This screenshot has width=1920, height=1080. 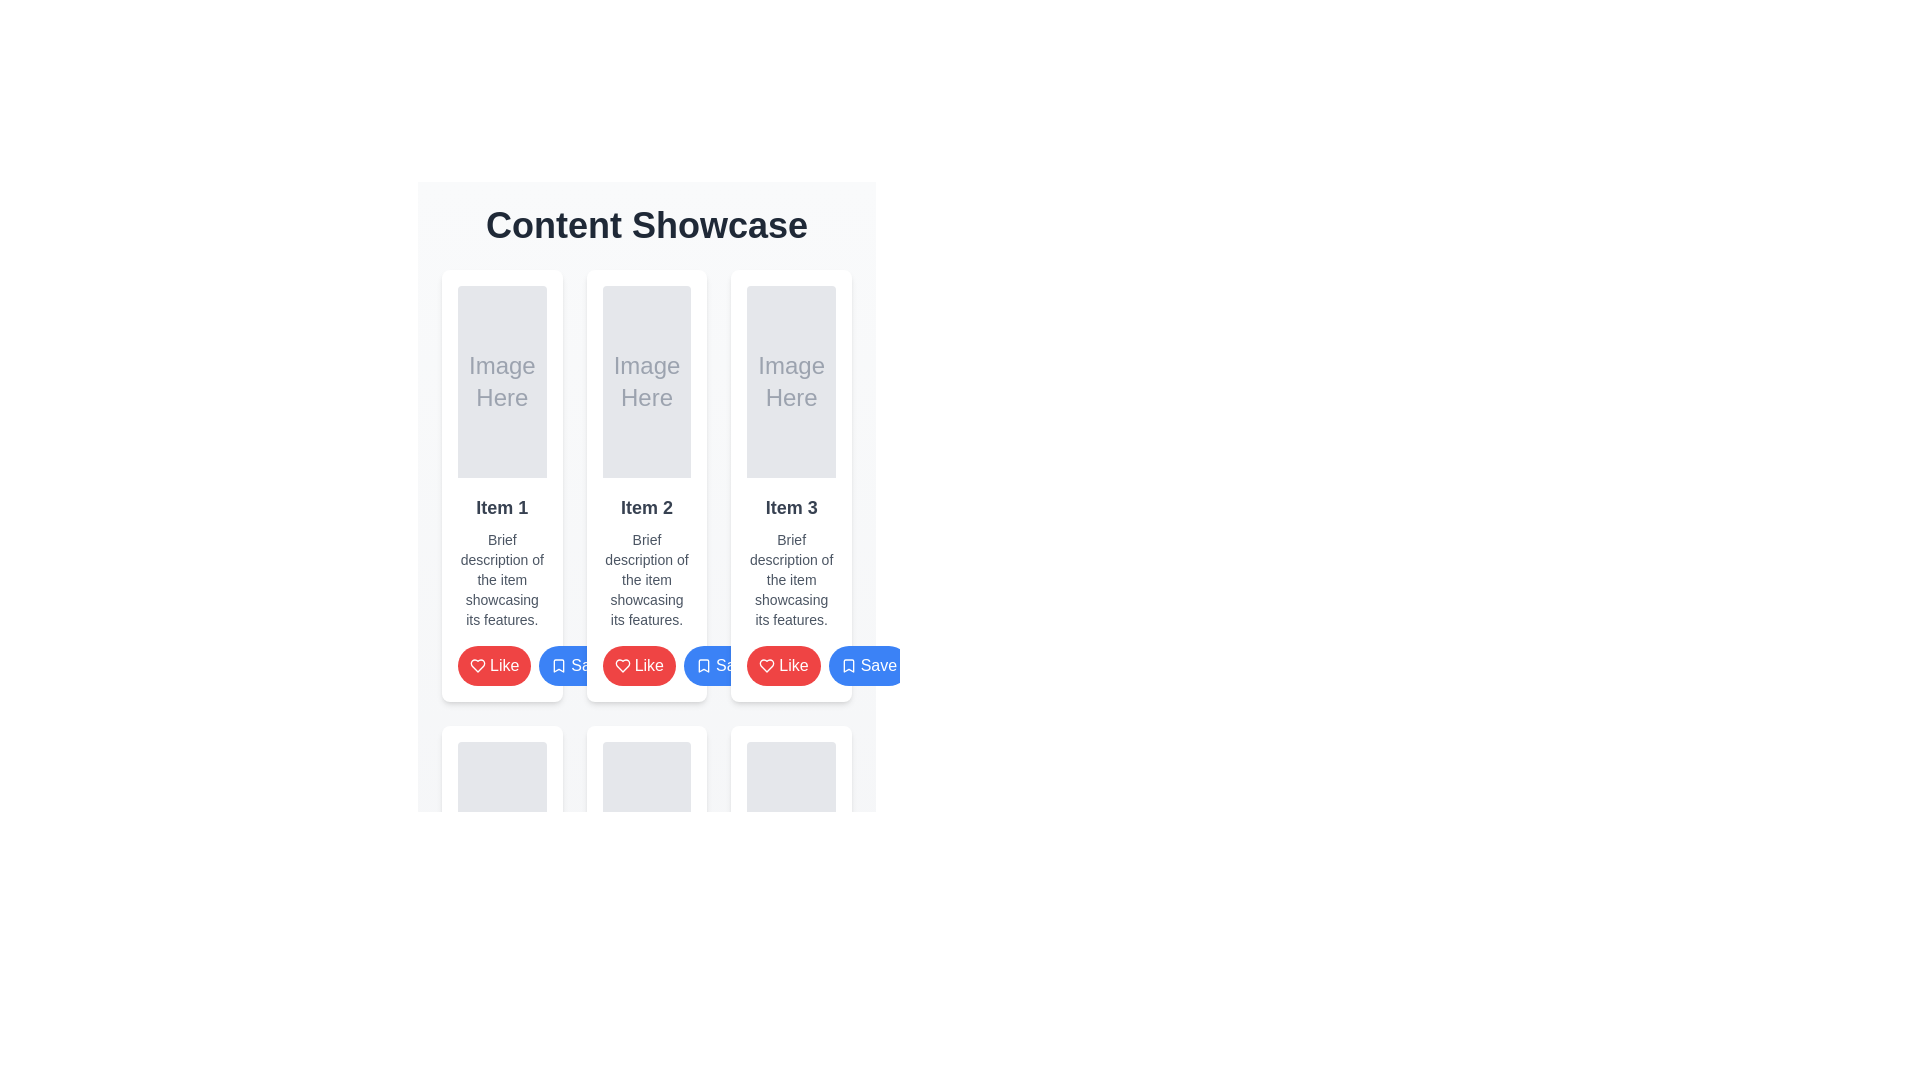 I want to click on text from the Text label that serves as a title or identifier for the associated content in the card layout, positioned beneath the 'Image Here' placeholder, so click(x=502, y=507).